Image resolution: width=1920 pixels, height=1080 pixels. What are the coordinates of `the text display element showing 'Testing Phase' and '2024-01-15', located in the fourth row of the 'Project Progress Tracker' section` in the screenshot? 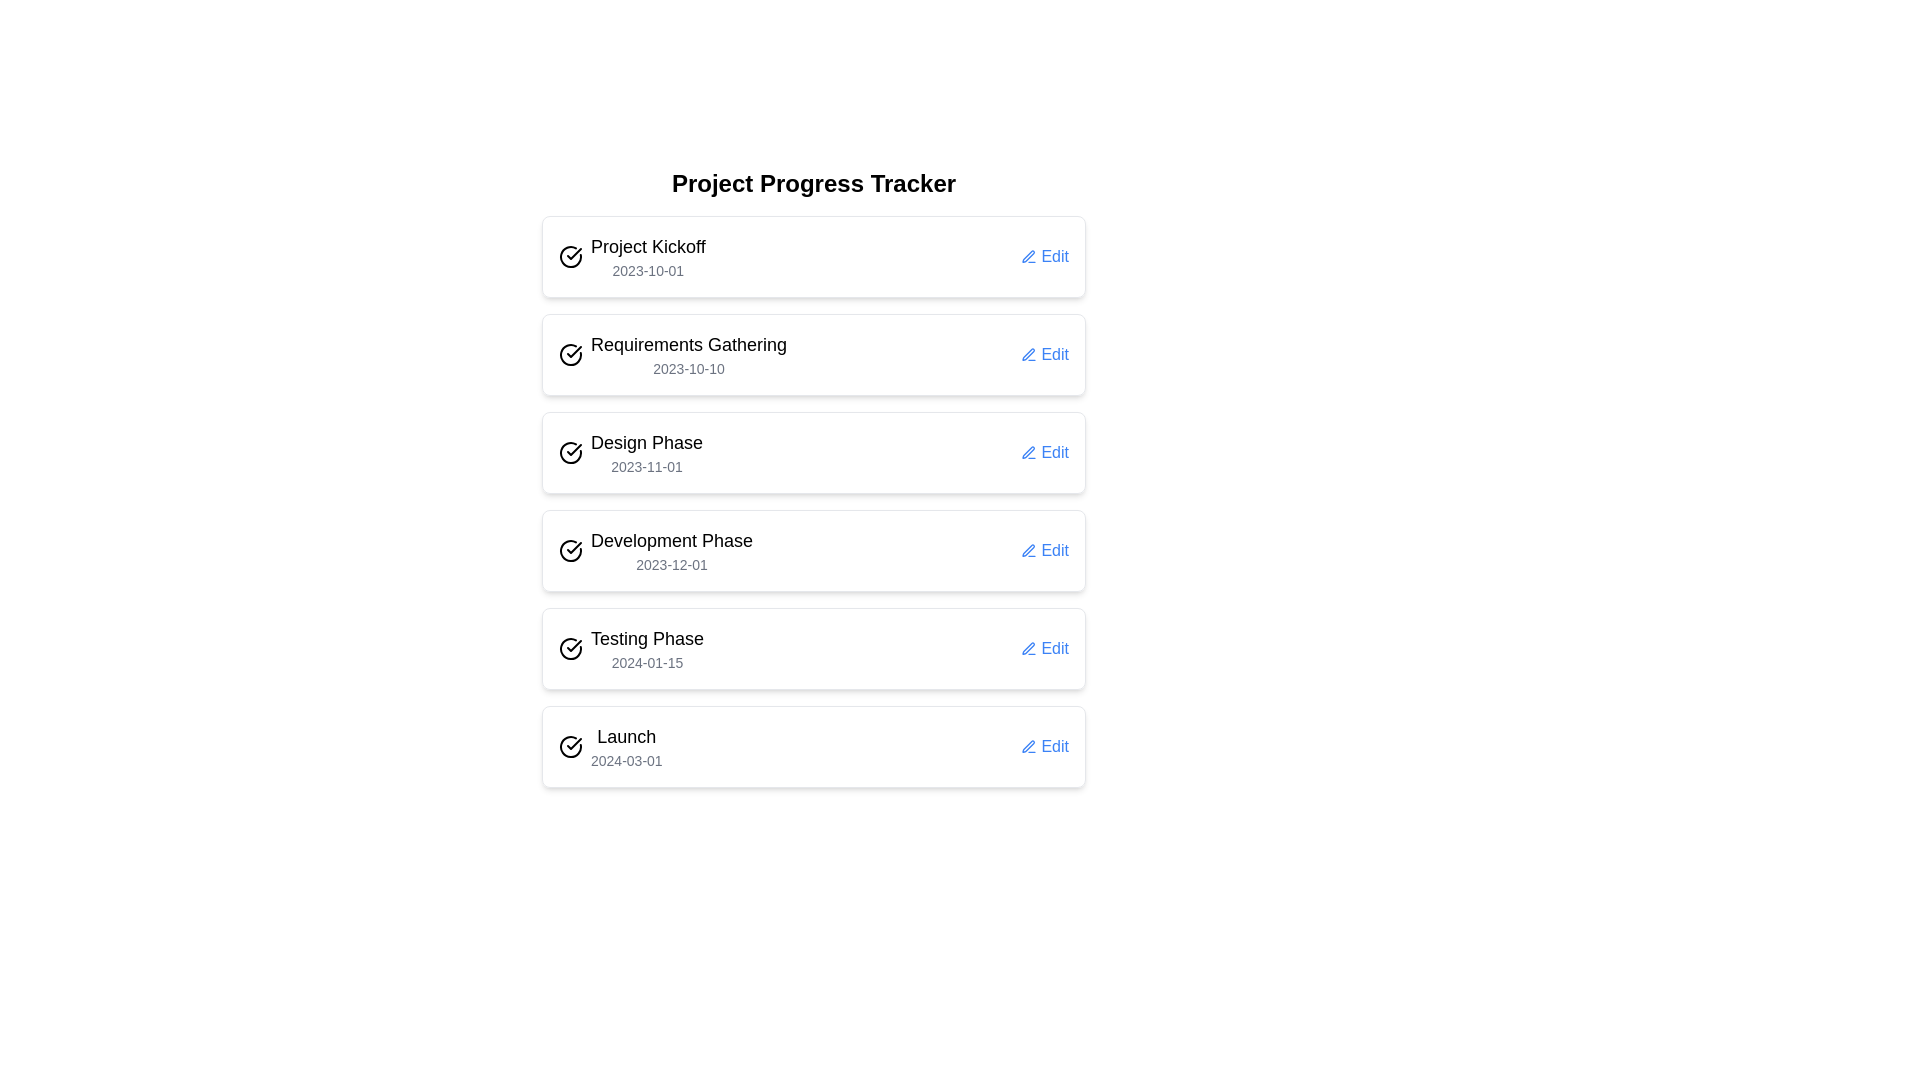 It's located at (647, 648).